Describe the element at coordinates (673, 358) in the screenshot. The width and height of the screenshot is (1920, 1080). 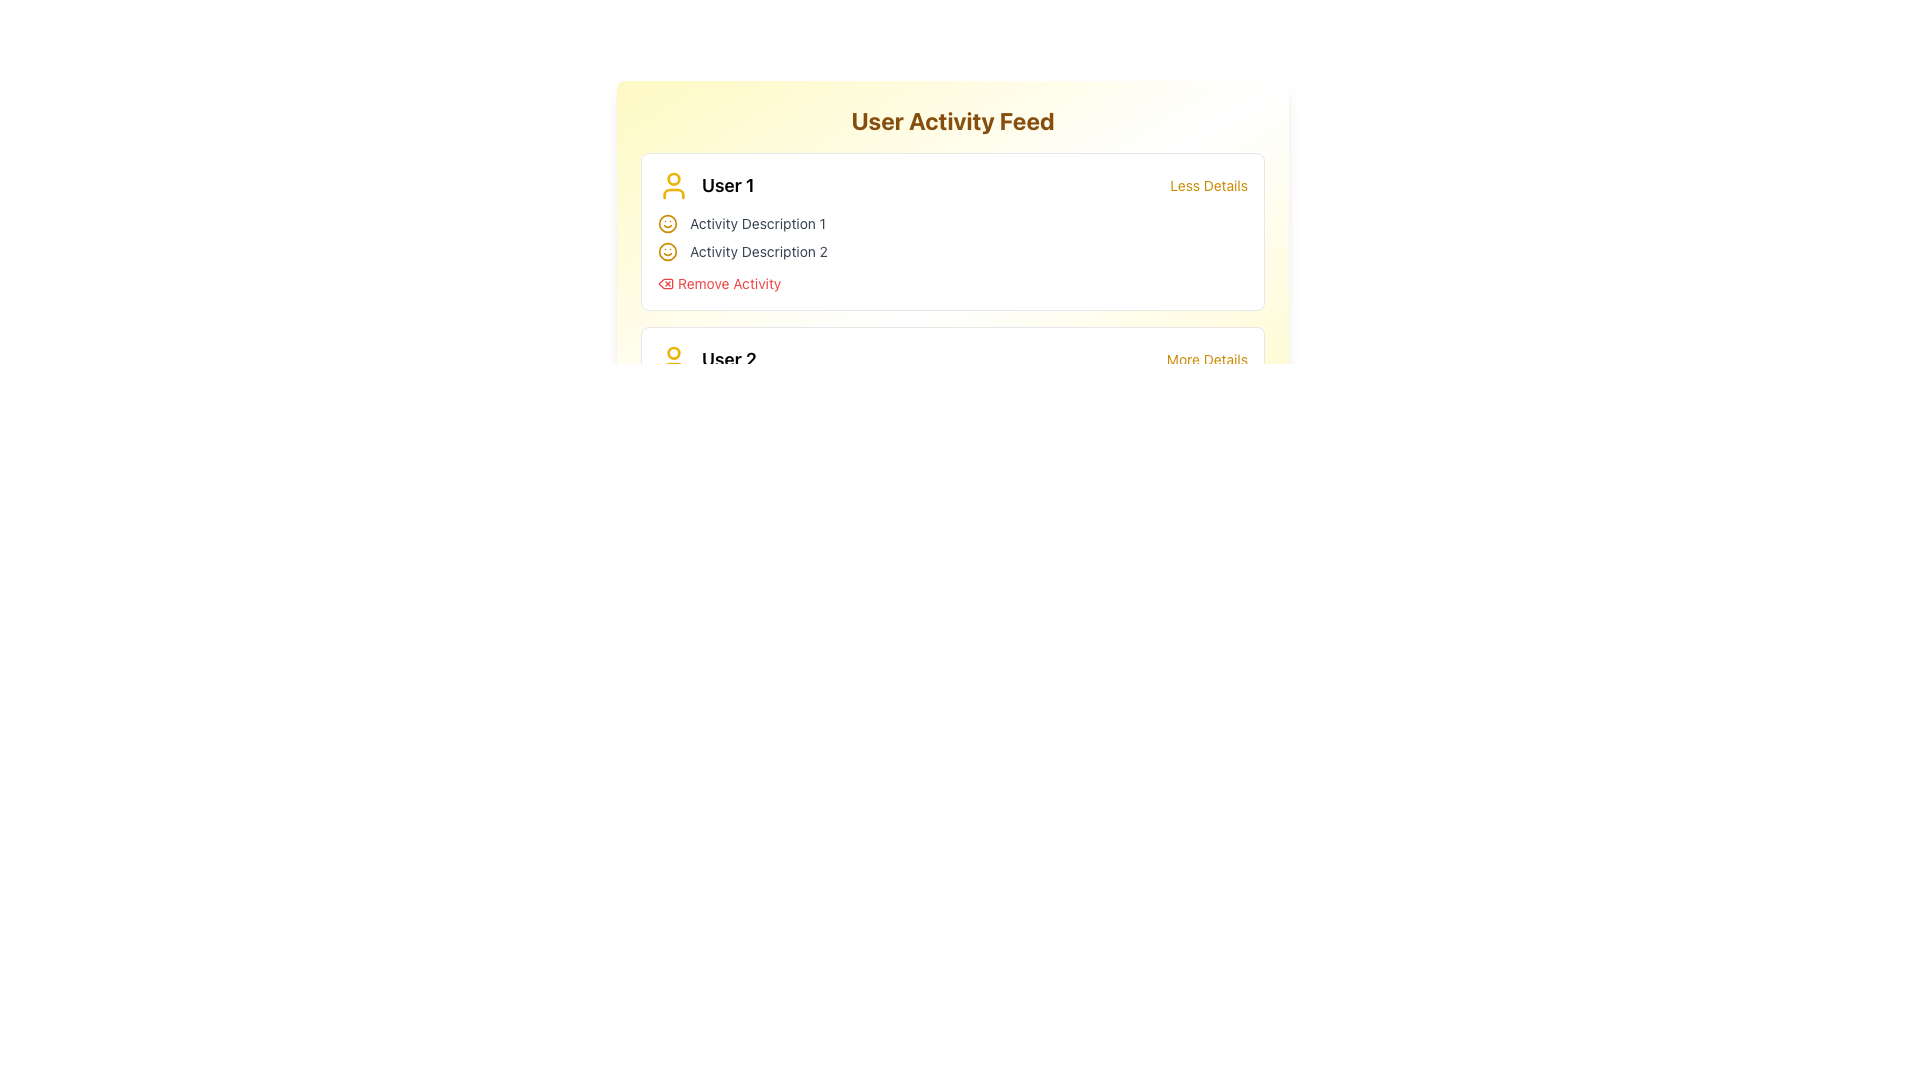
I see `the yellow circular profile outline user icon located above a curved base, which is positioned to the left of the 'User 2' text in the 'User Activity Feed' section` at that location.